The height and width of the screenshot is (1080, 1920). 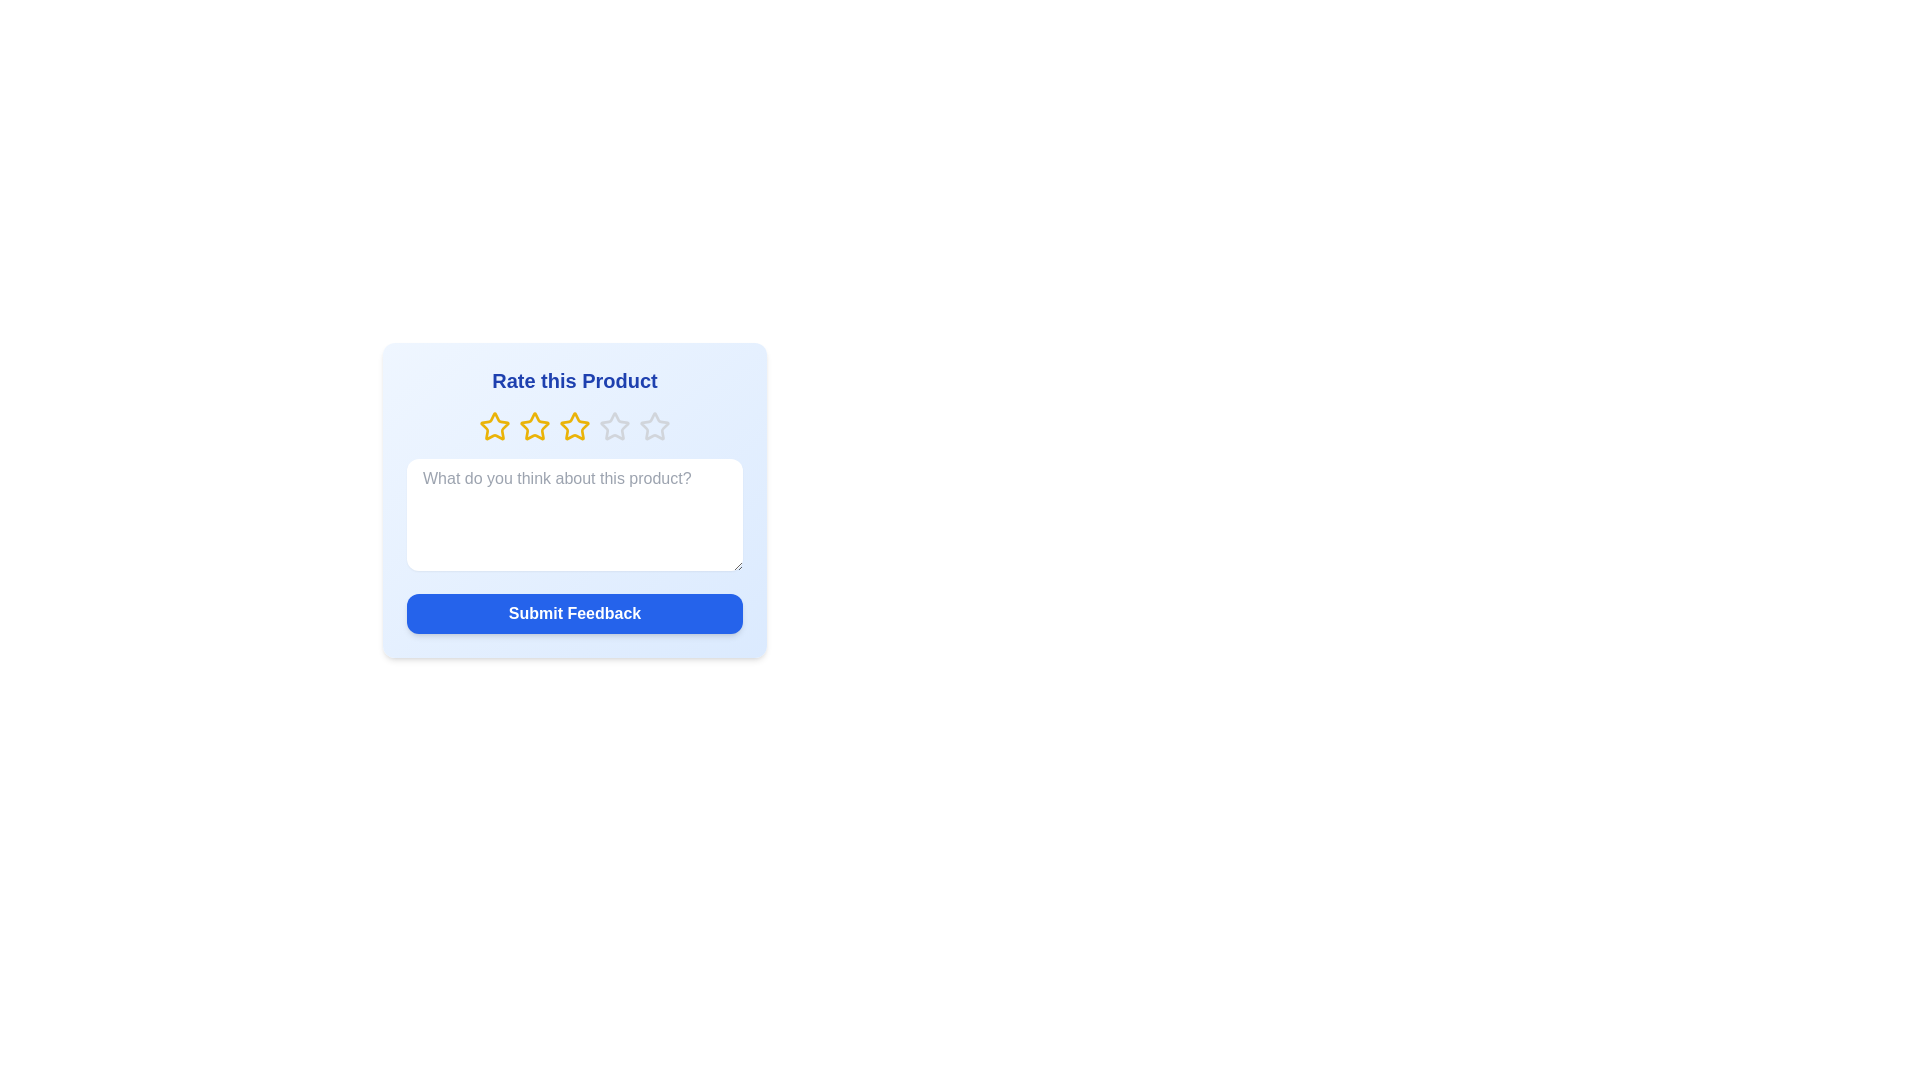 I want to click on the second star icon in the rating component, so click(x=574, y=425).